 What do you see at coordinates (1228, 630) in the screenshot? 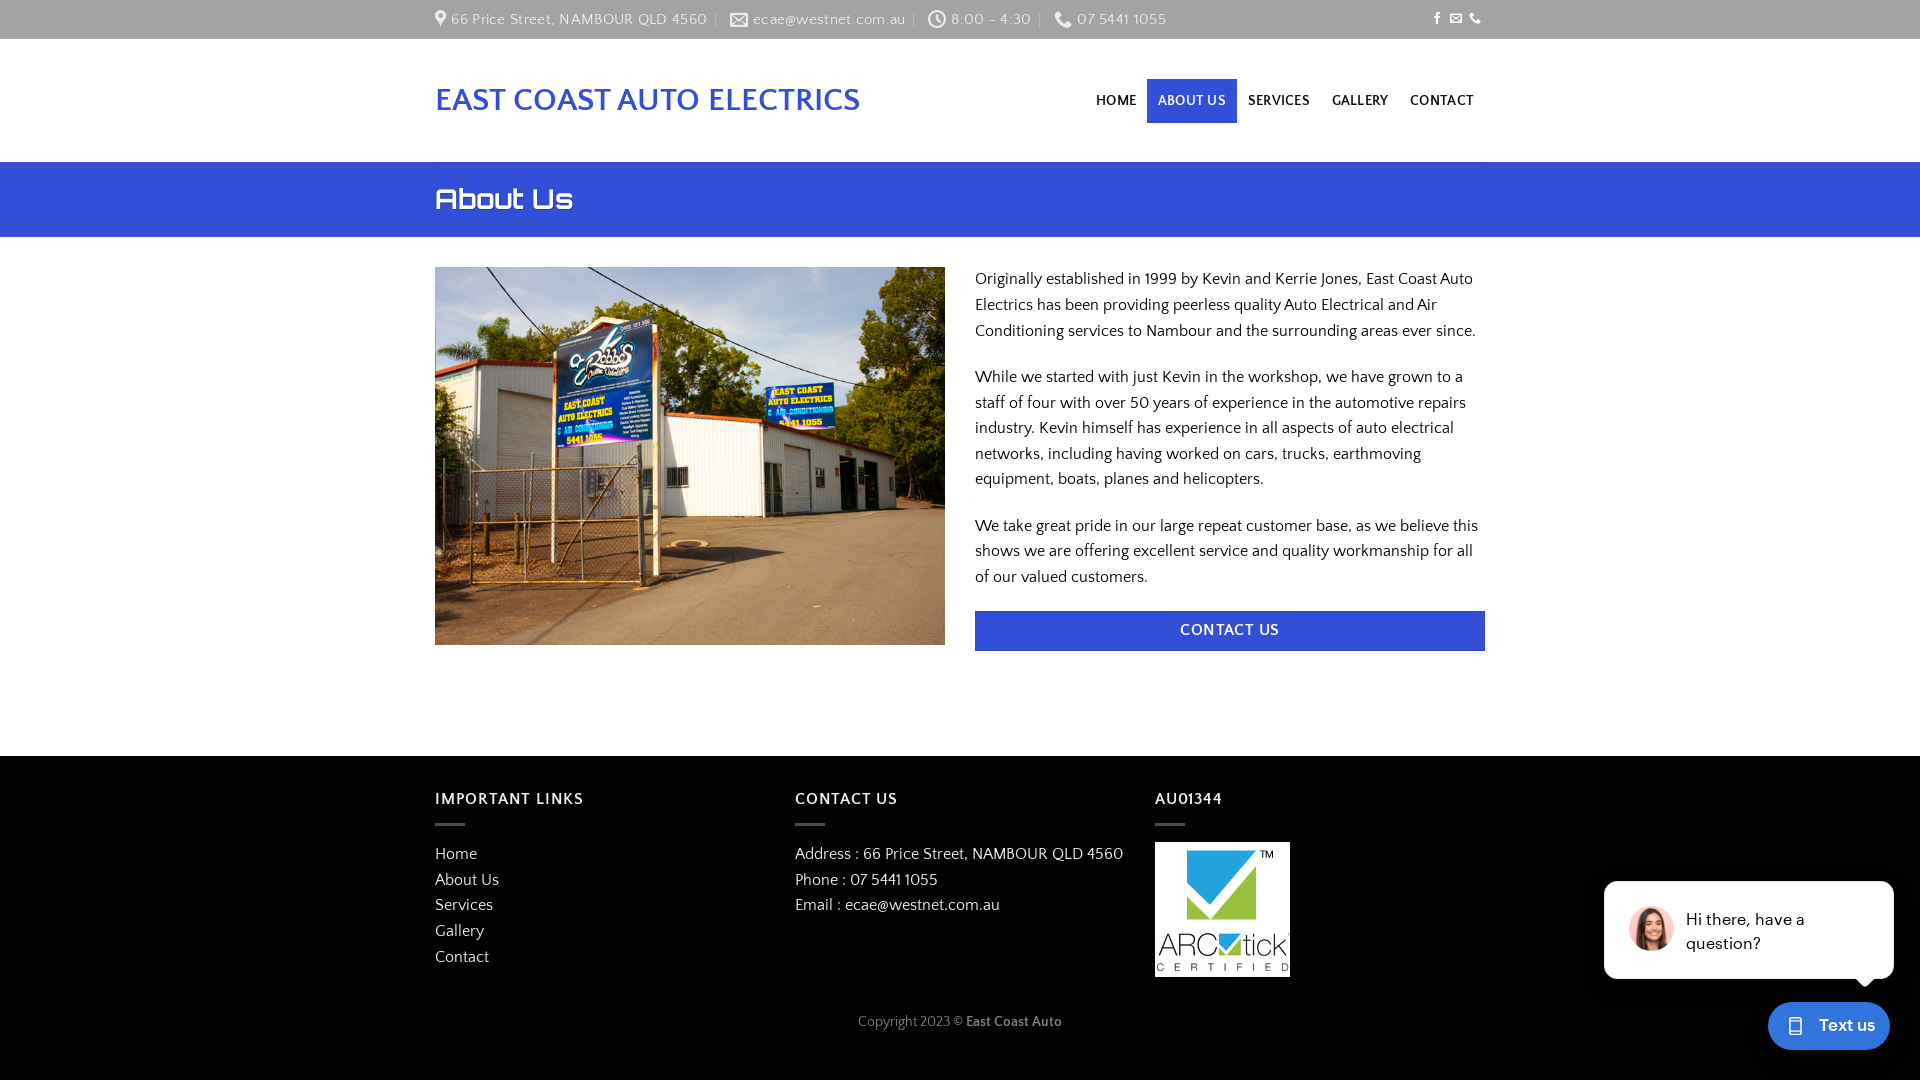
I see `'CONTACT US'` at bounding box center [1228, 630].